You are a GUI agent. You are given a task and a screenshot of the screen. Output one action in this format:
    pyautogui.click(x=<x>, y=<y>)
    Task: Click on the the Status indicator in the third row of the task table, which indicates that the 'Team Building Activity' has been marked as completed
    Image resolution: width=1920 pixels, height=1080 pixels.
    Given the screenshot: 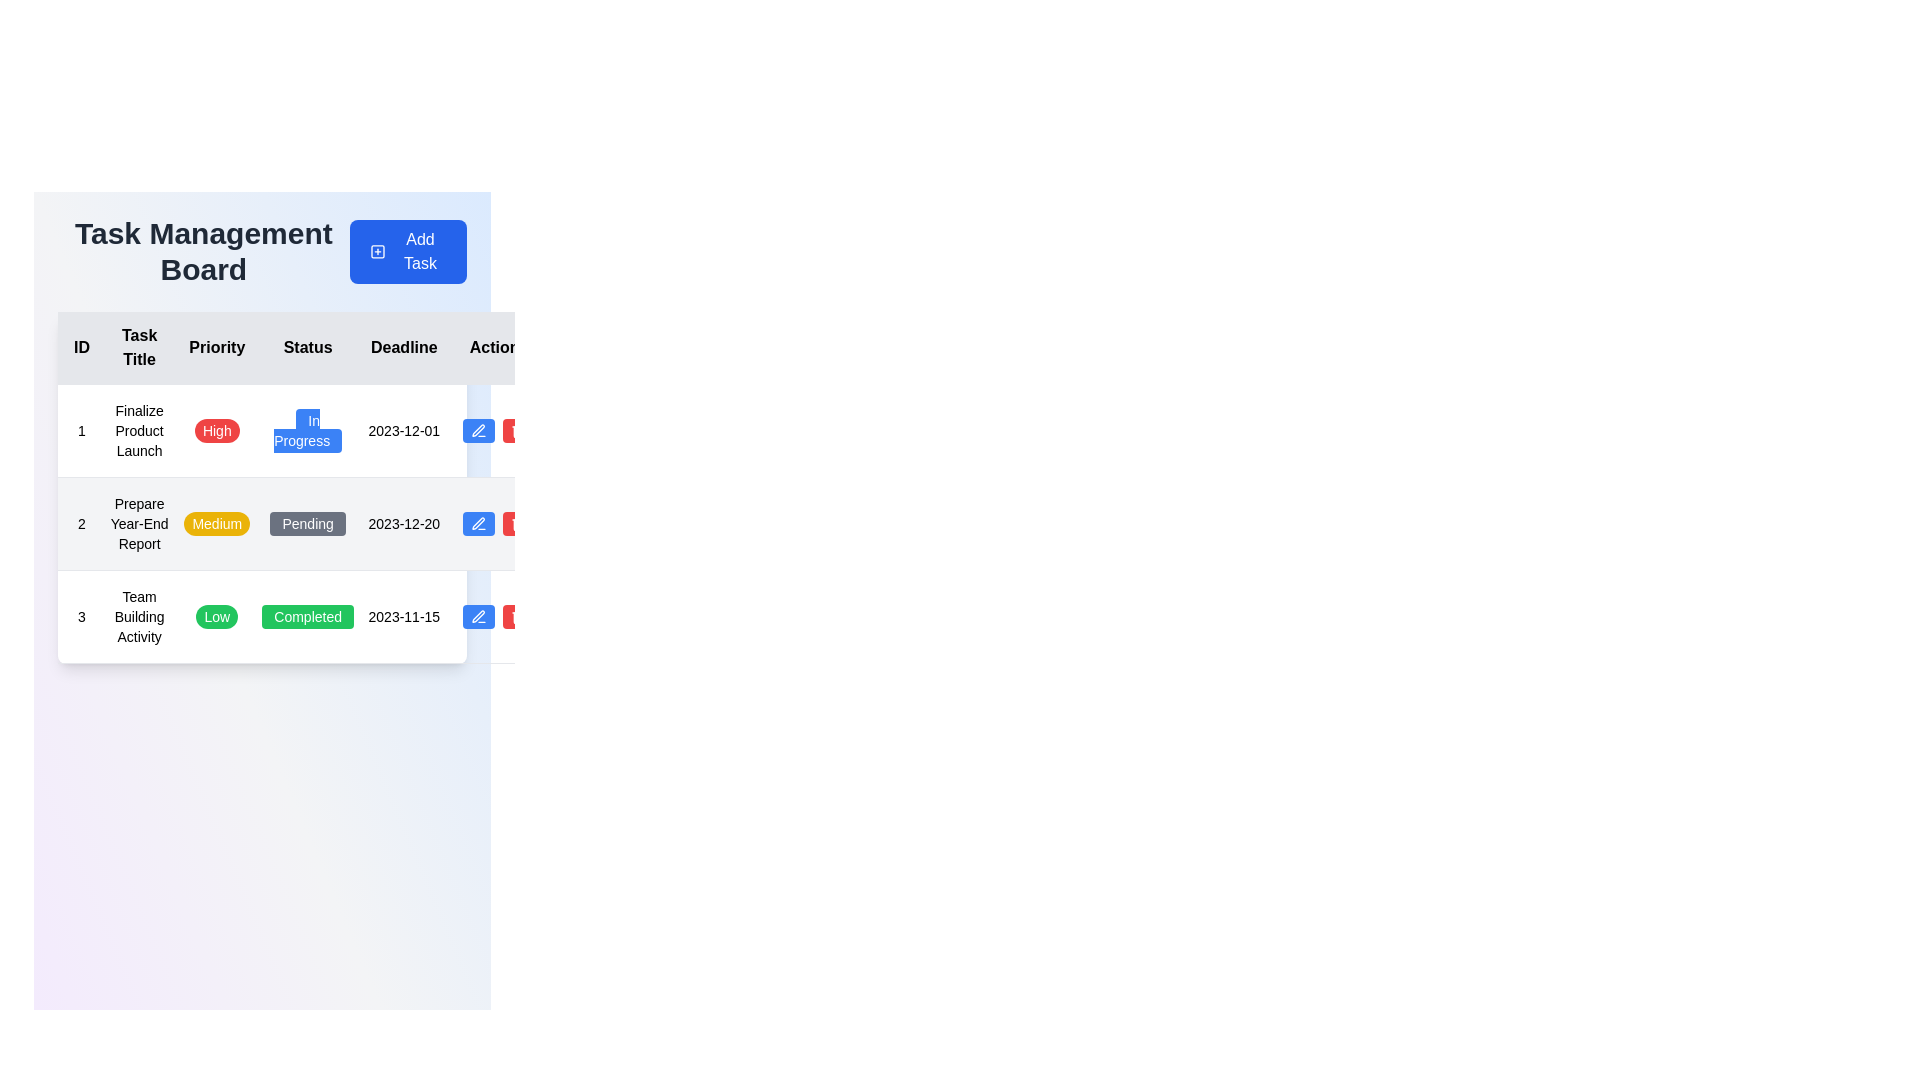 What is the action you would take?
    pyautogui.click(x=307, y=616)
    